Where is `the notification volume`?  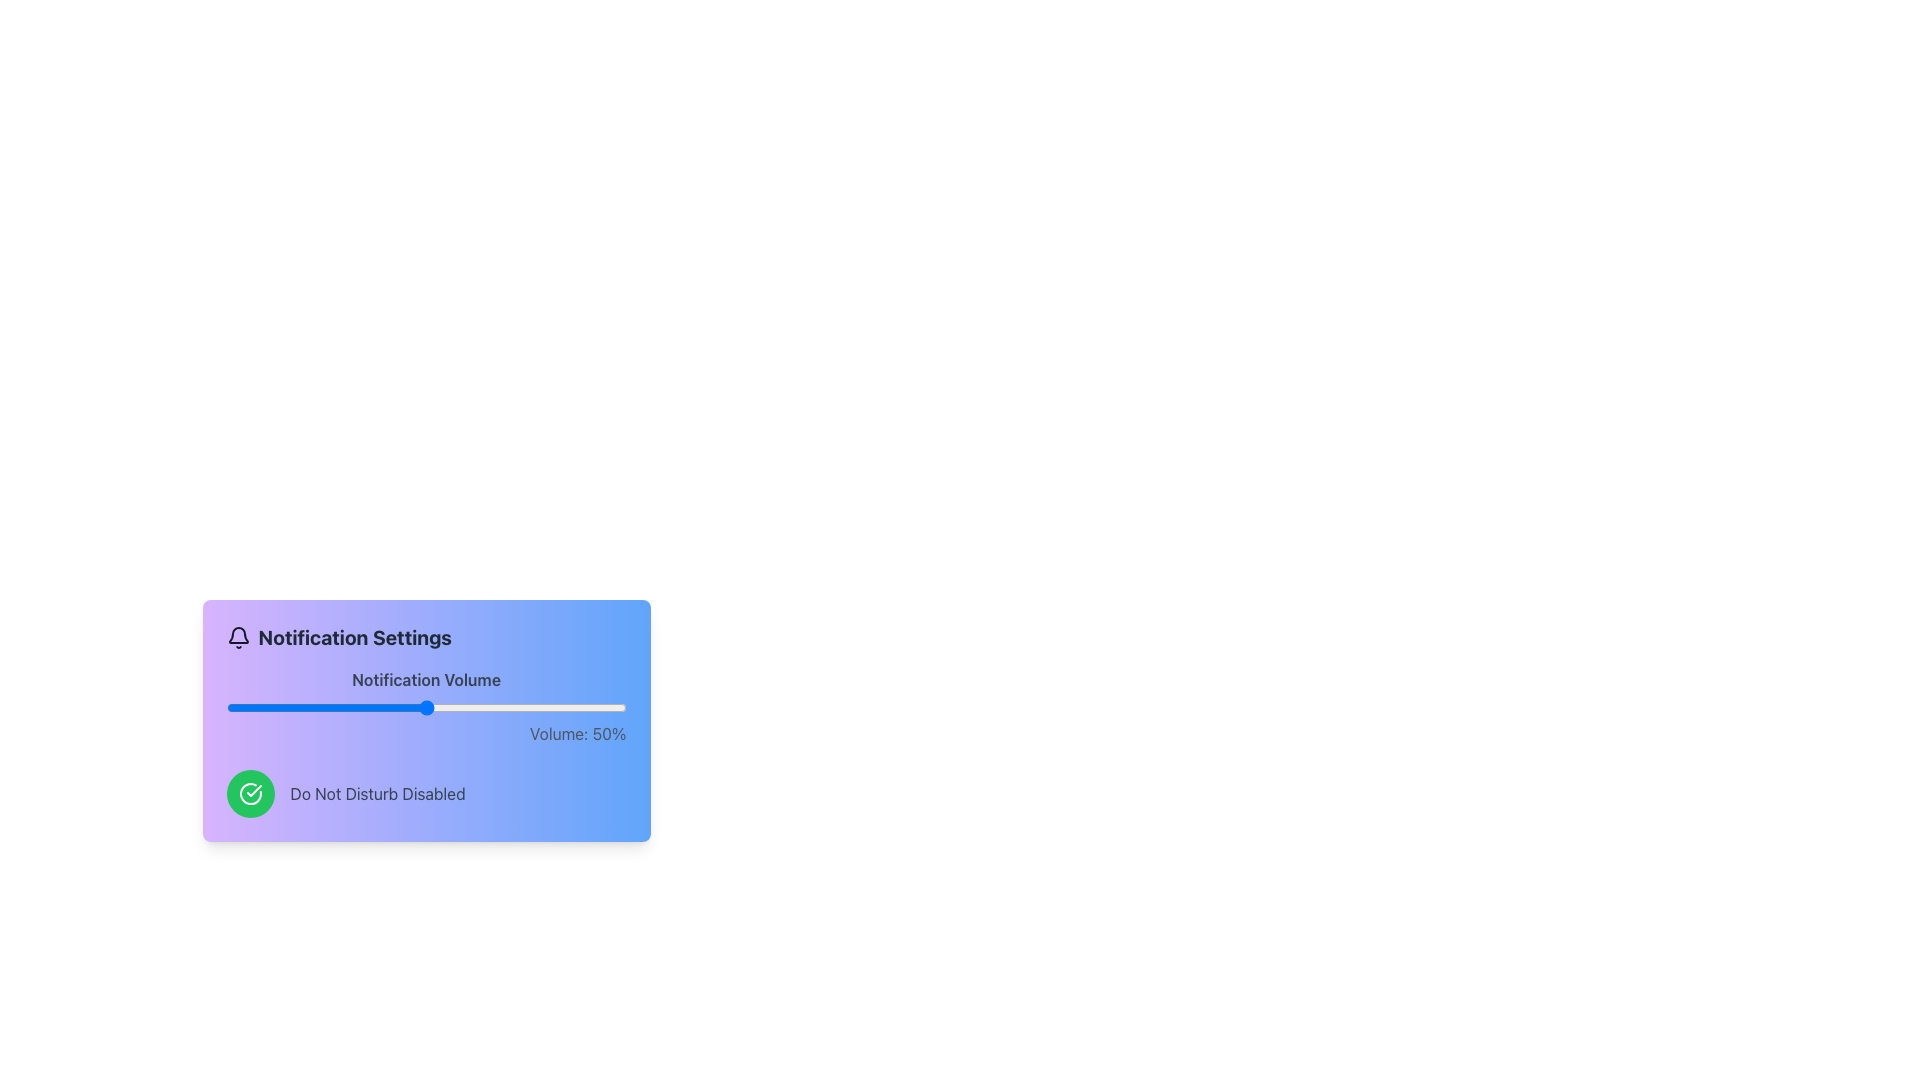
the notification volume is located at coordinates (558, 707).